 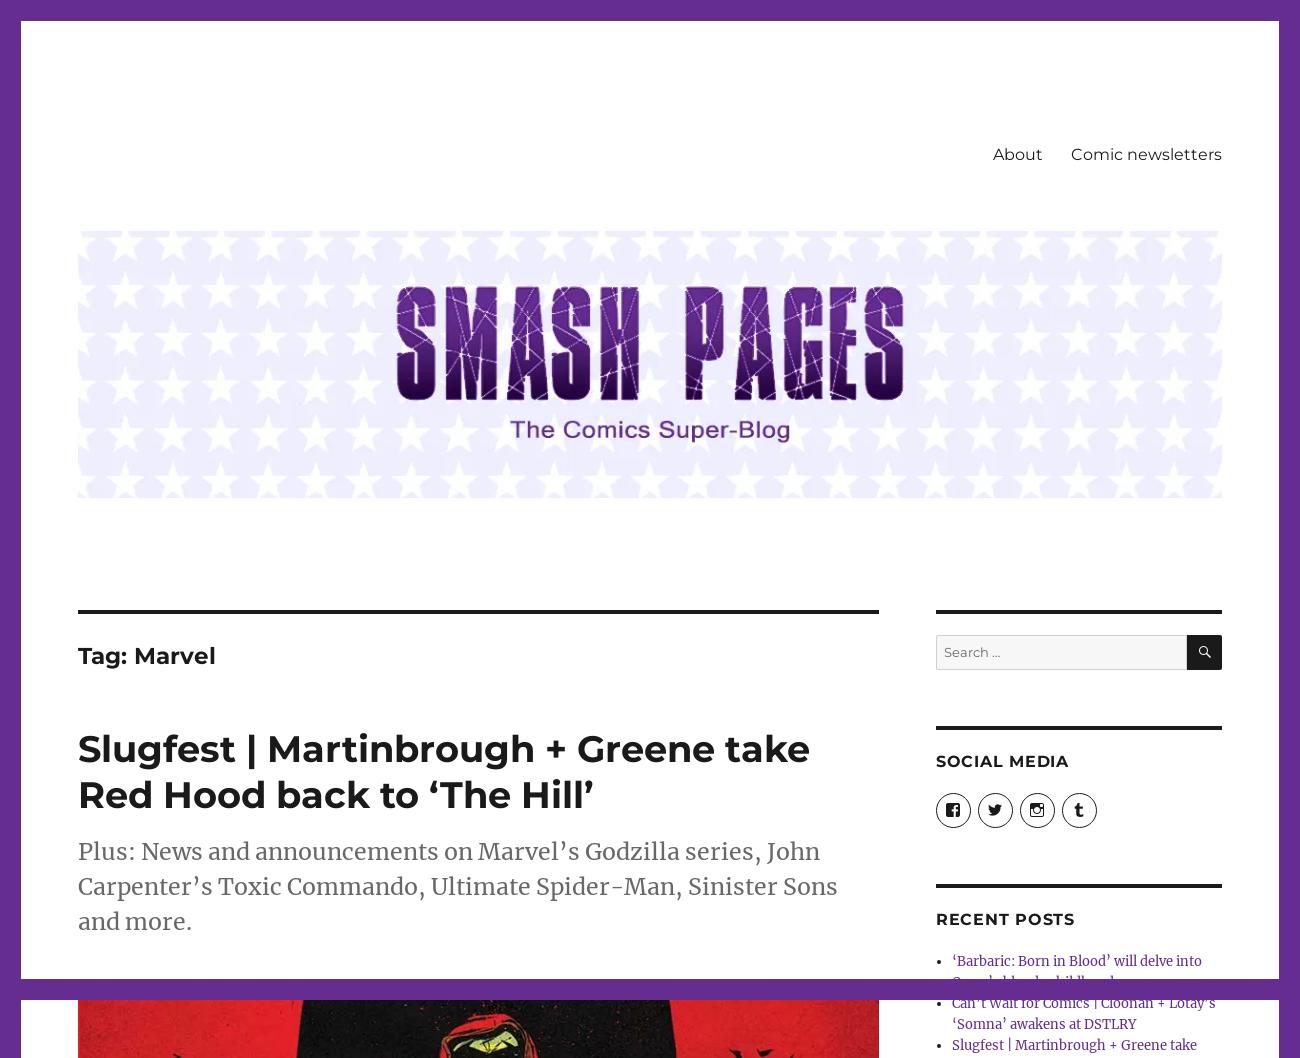 I want to click on '‘Barbaric: Born in Blood’ will delve into Owen’s bloody childhood', so click(x=1077, y=970).